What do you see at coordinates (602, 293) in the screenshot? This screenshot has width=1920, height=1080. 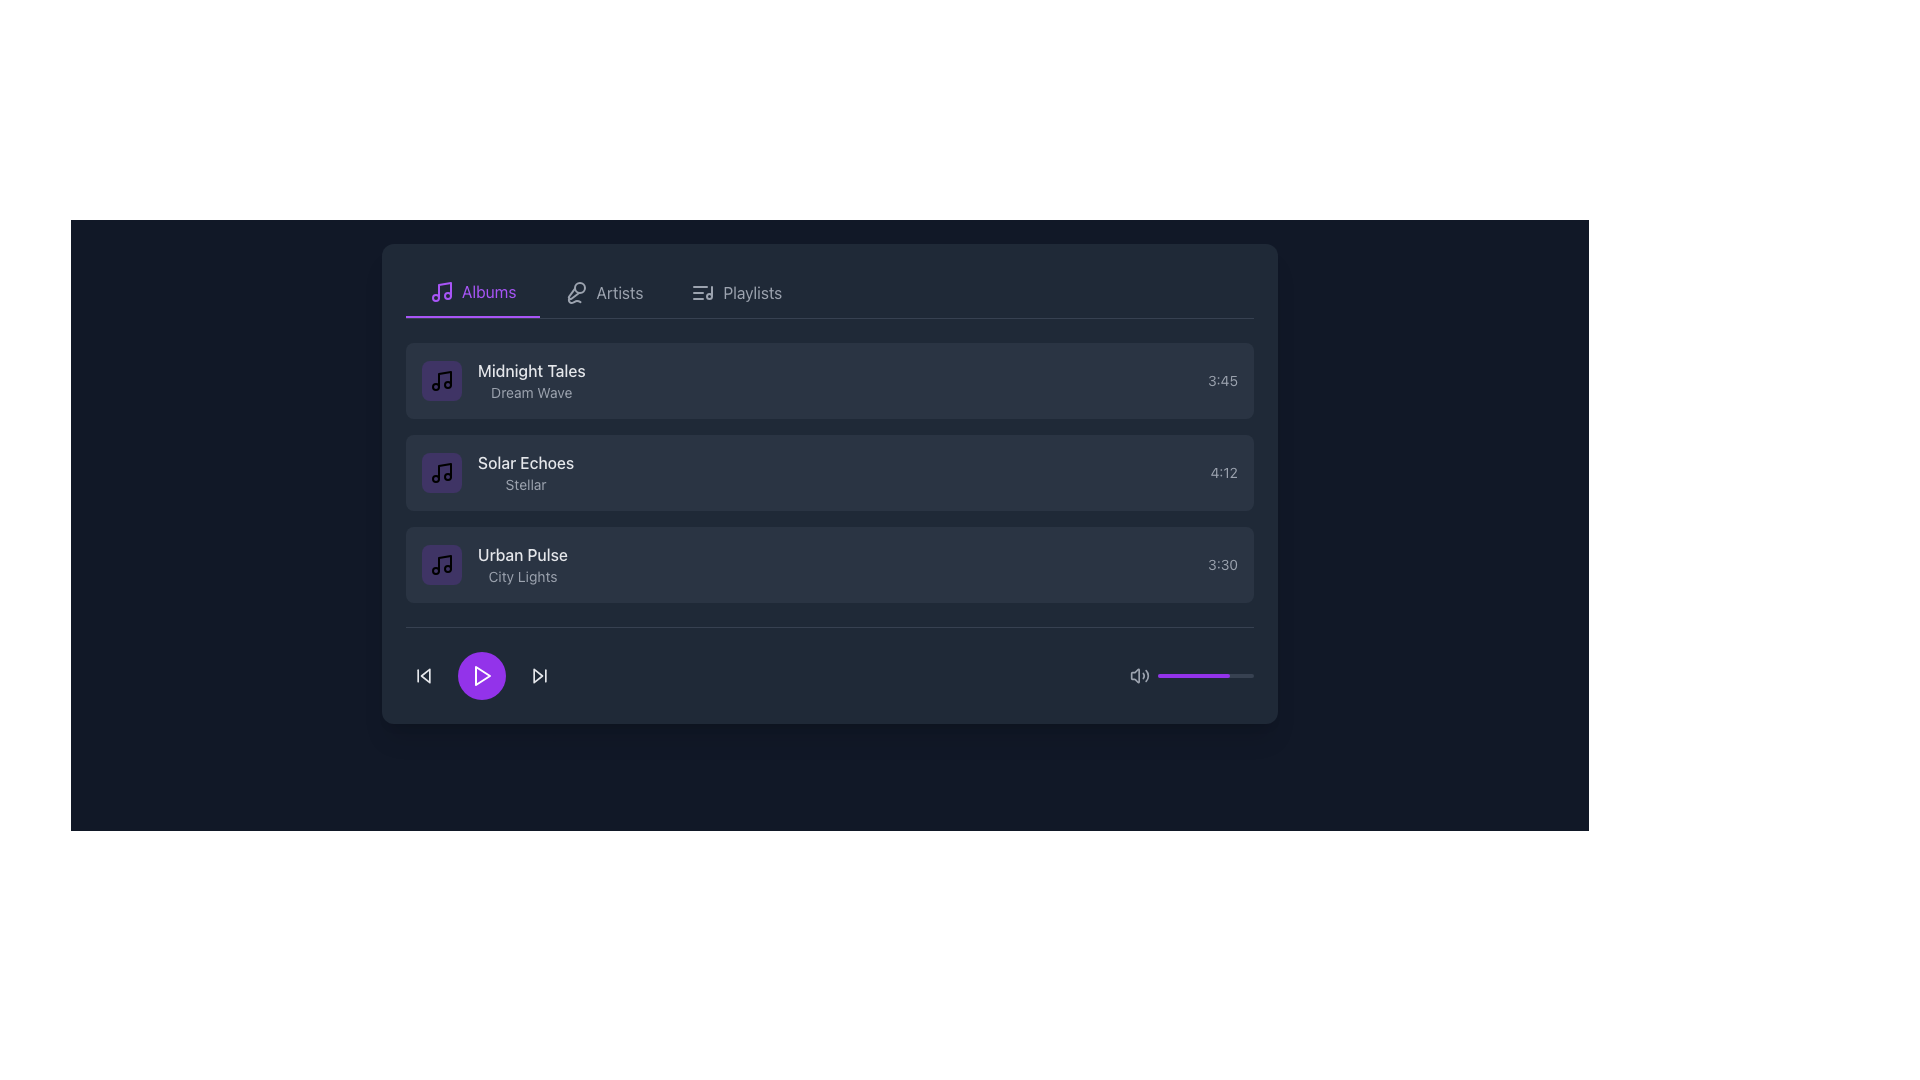 I see `the 'Artists' button, which is a light gray button with a microphone icon and the label 'Artists' in a horizontal navigation bar` at bounding box center [602, 293].